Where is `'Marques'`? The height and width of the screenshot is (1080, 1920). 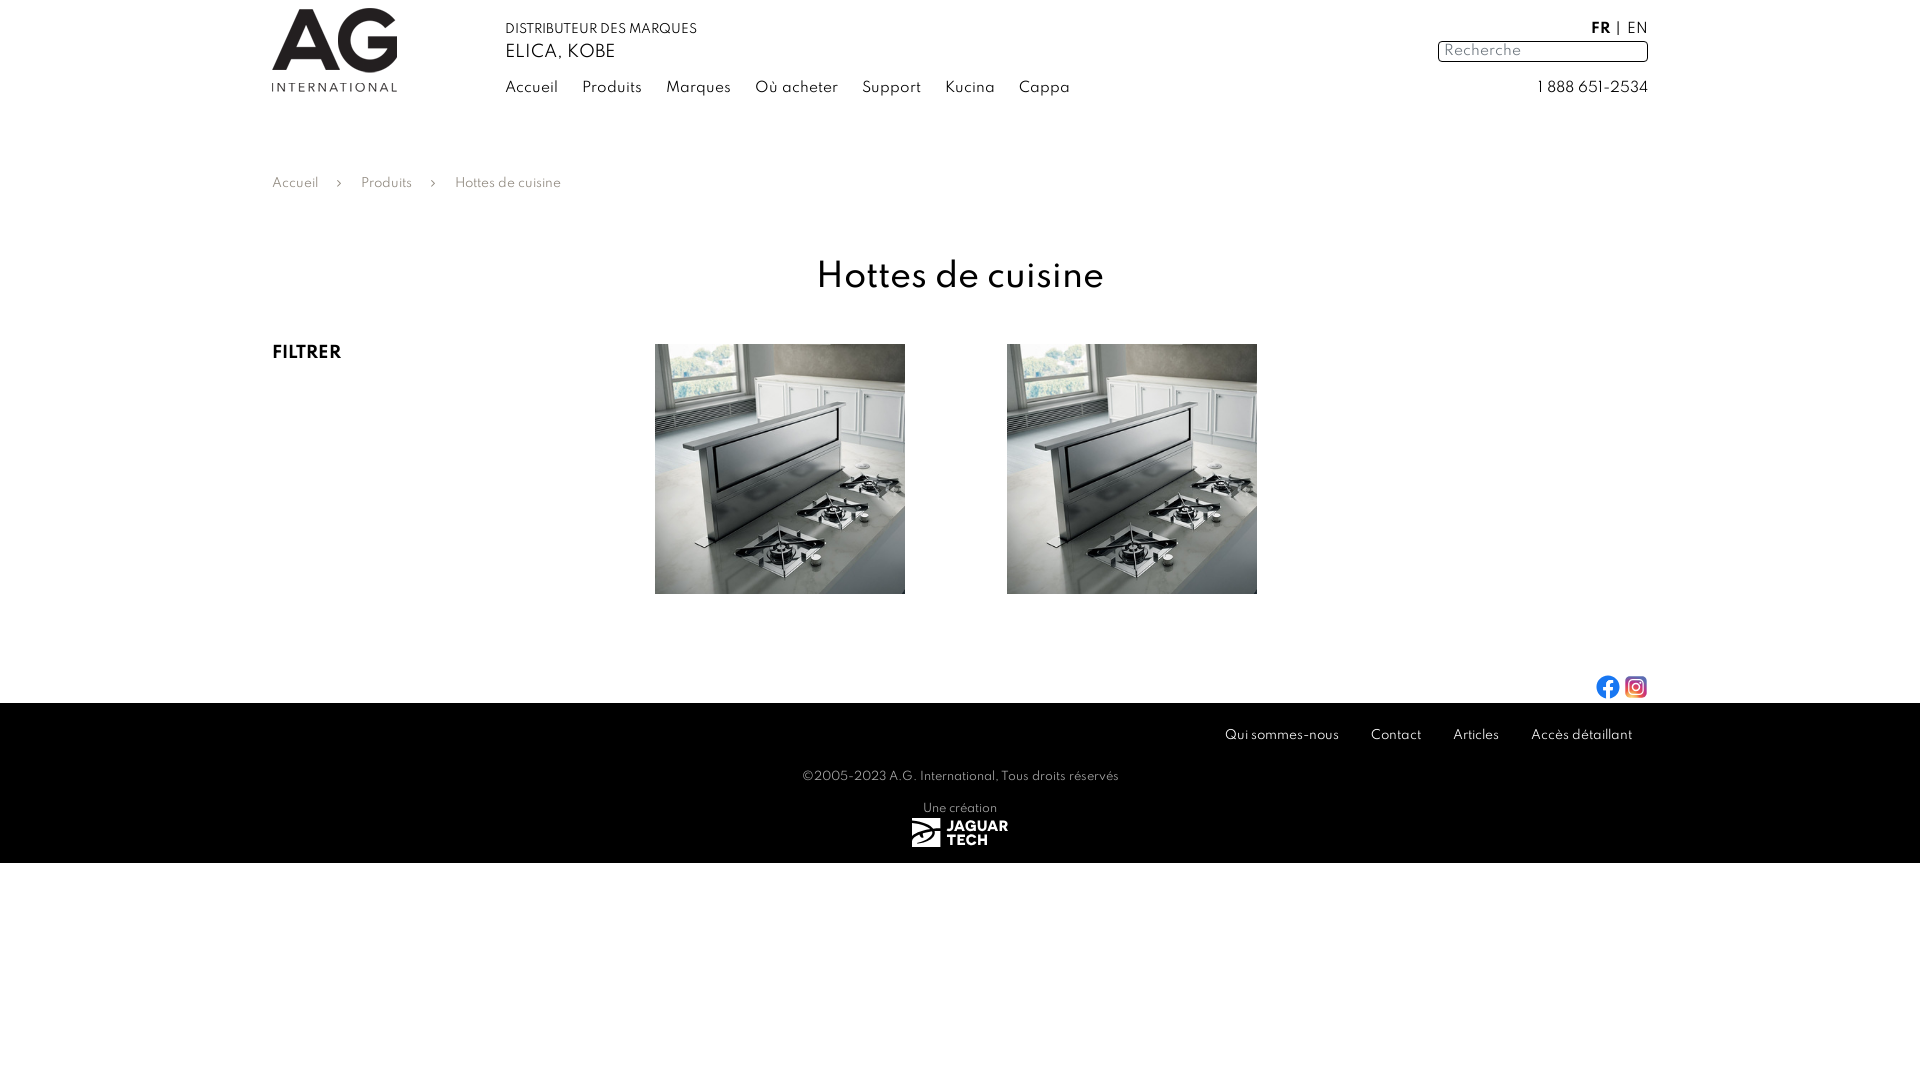 'Marques' is located at coordinates (666, 83).